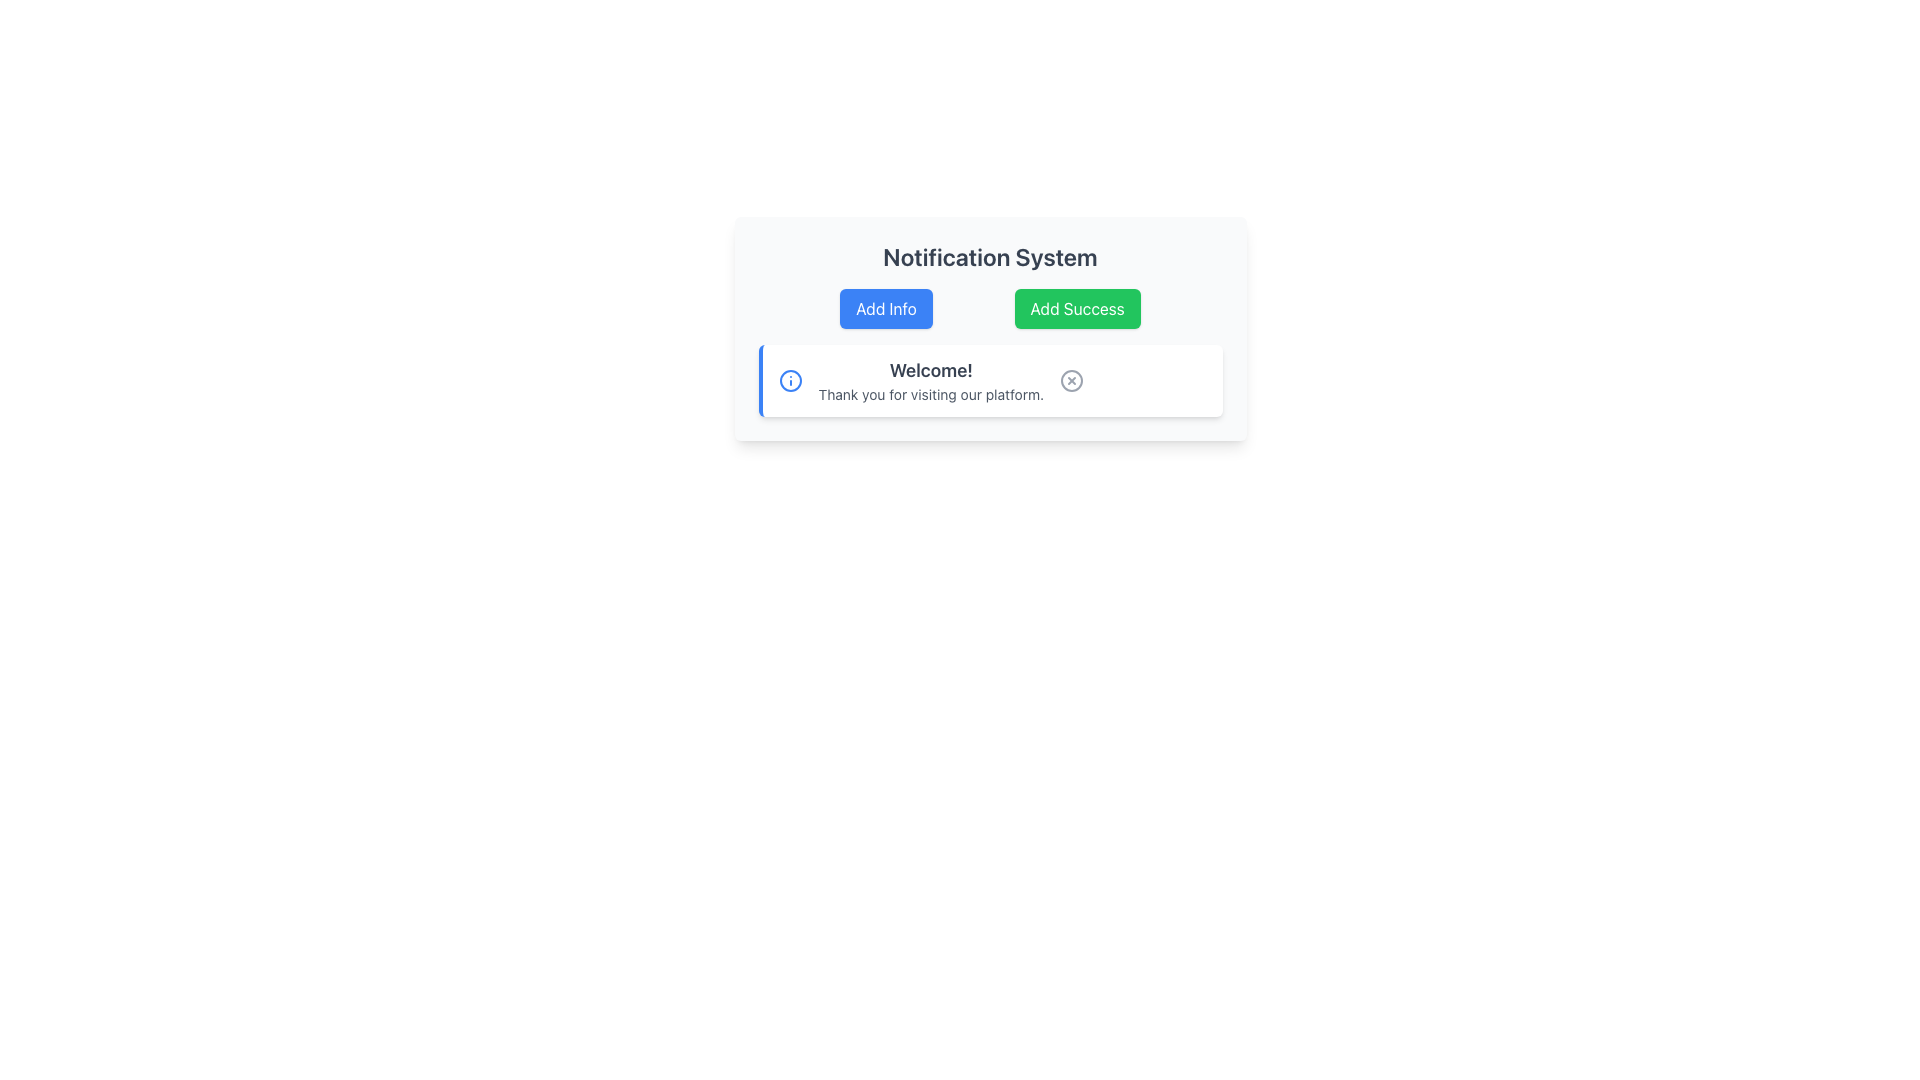  What do you see at coordinates (1071, 381) in the screenshot?
I see `the interactive close button icon, which is a circular shape with an 'X' mark inside, located at the far right of the 'Welcome!' notification card` at bounding box center [1071, 381].